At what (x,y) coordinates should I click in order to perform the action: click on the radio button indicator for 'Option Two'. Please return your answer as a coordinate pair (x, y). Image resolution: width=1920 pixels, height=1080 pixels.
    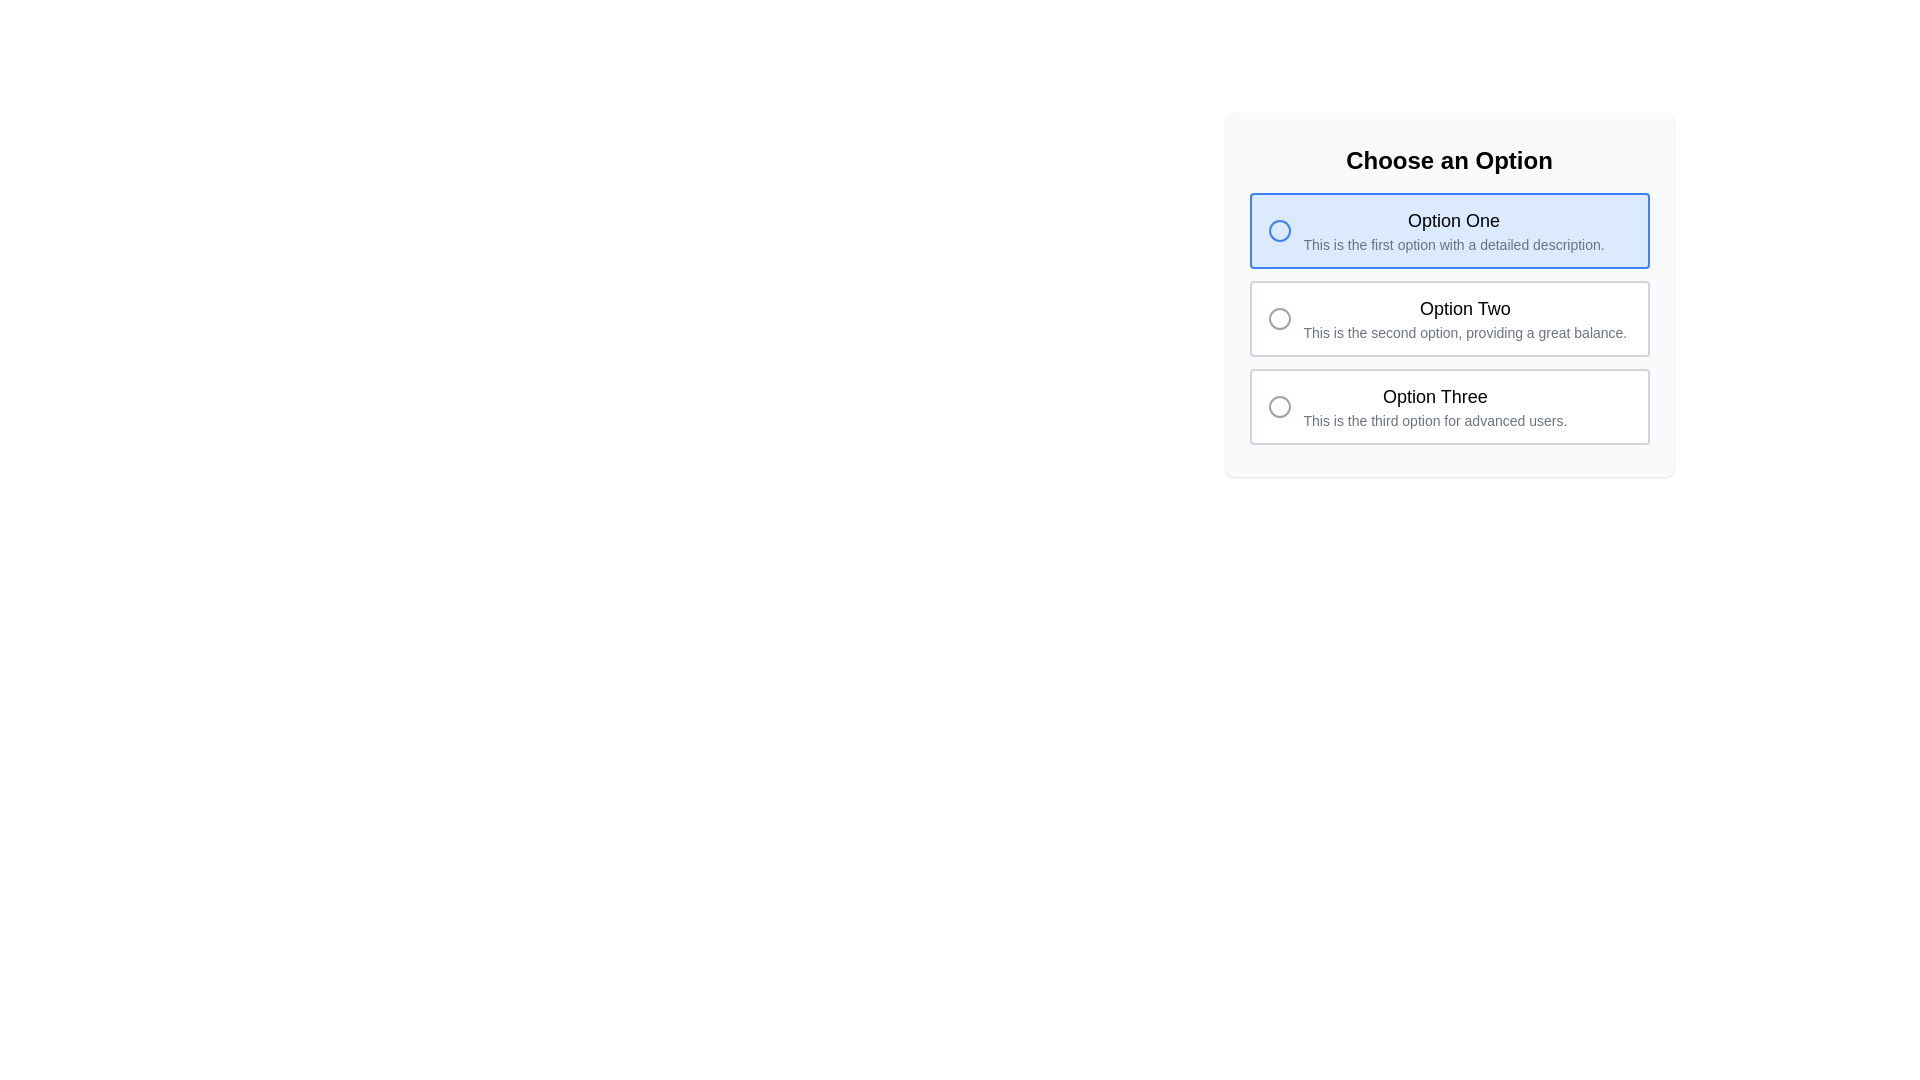
    Looking at the image, I should click on (1278, 318).